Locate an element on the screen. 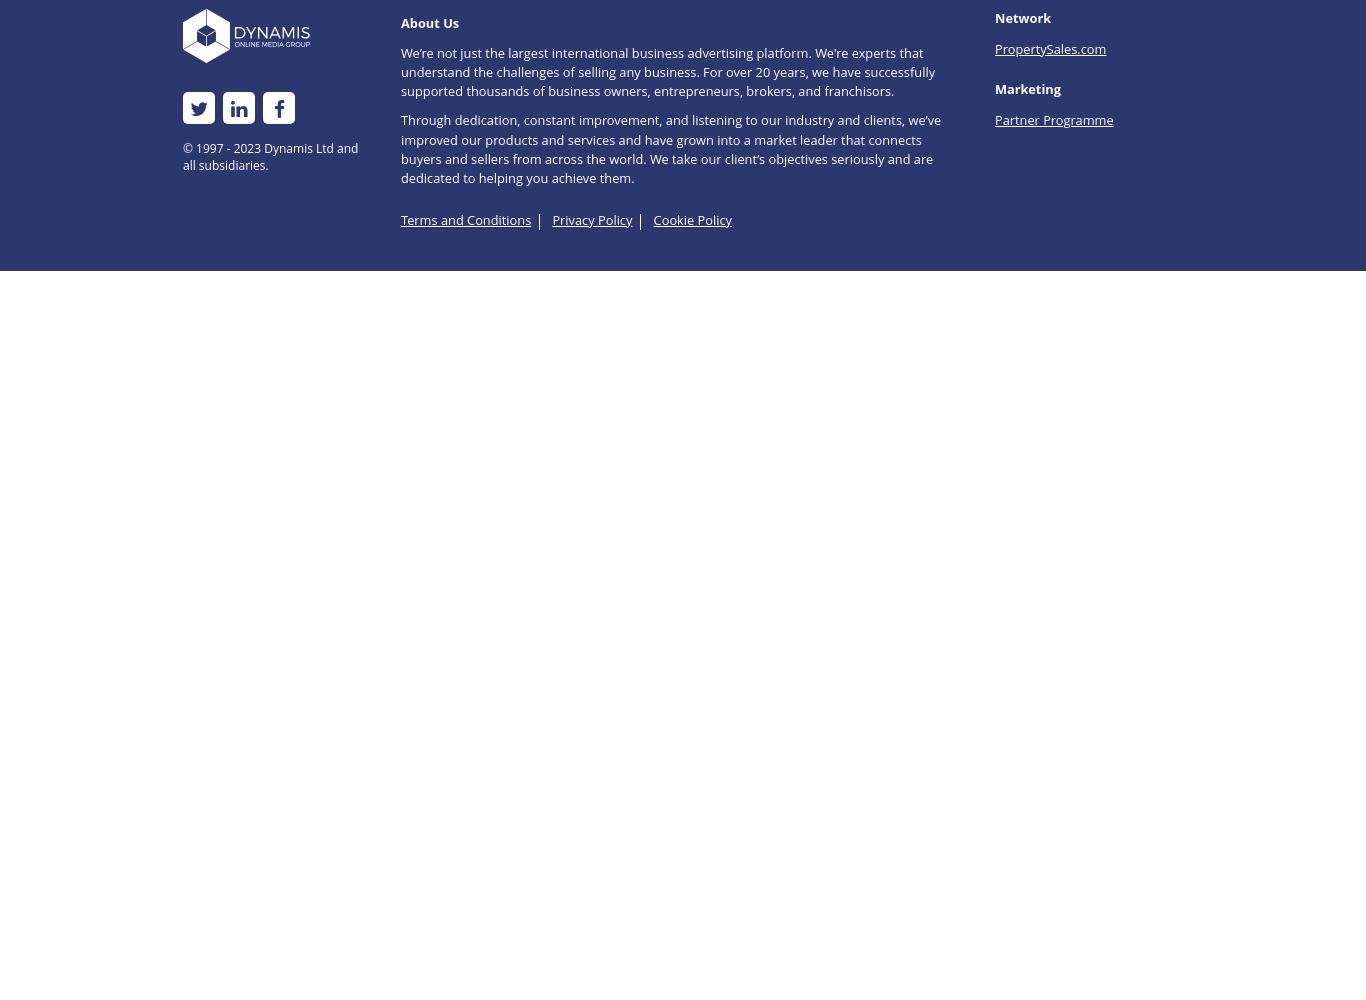 This screenshot has height=1000, width=1366. 'We’re not just the largest international business advertising platform. We're experts that understand the challenges of selling any business. For over 20 years, we have successfully supported thousands of business owners, entrepreneurs, brokers, and franchisors.' is located at coordinates (666, 70).